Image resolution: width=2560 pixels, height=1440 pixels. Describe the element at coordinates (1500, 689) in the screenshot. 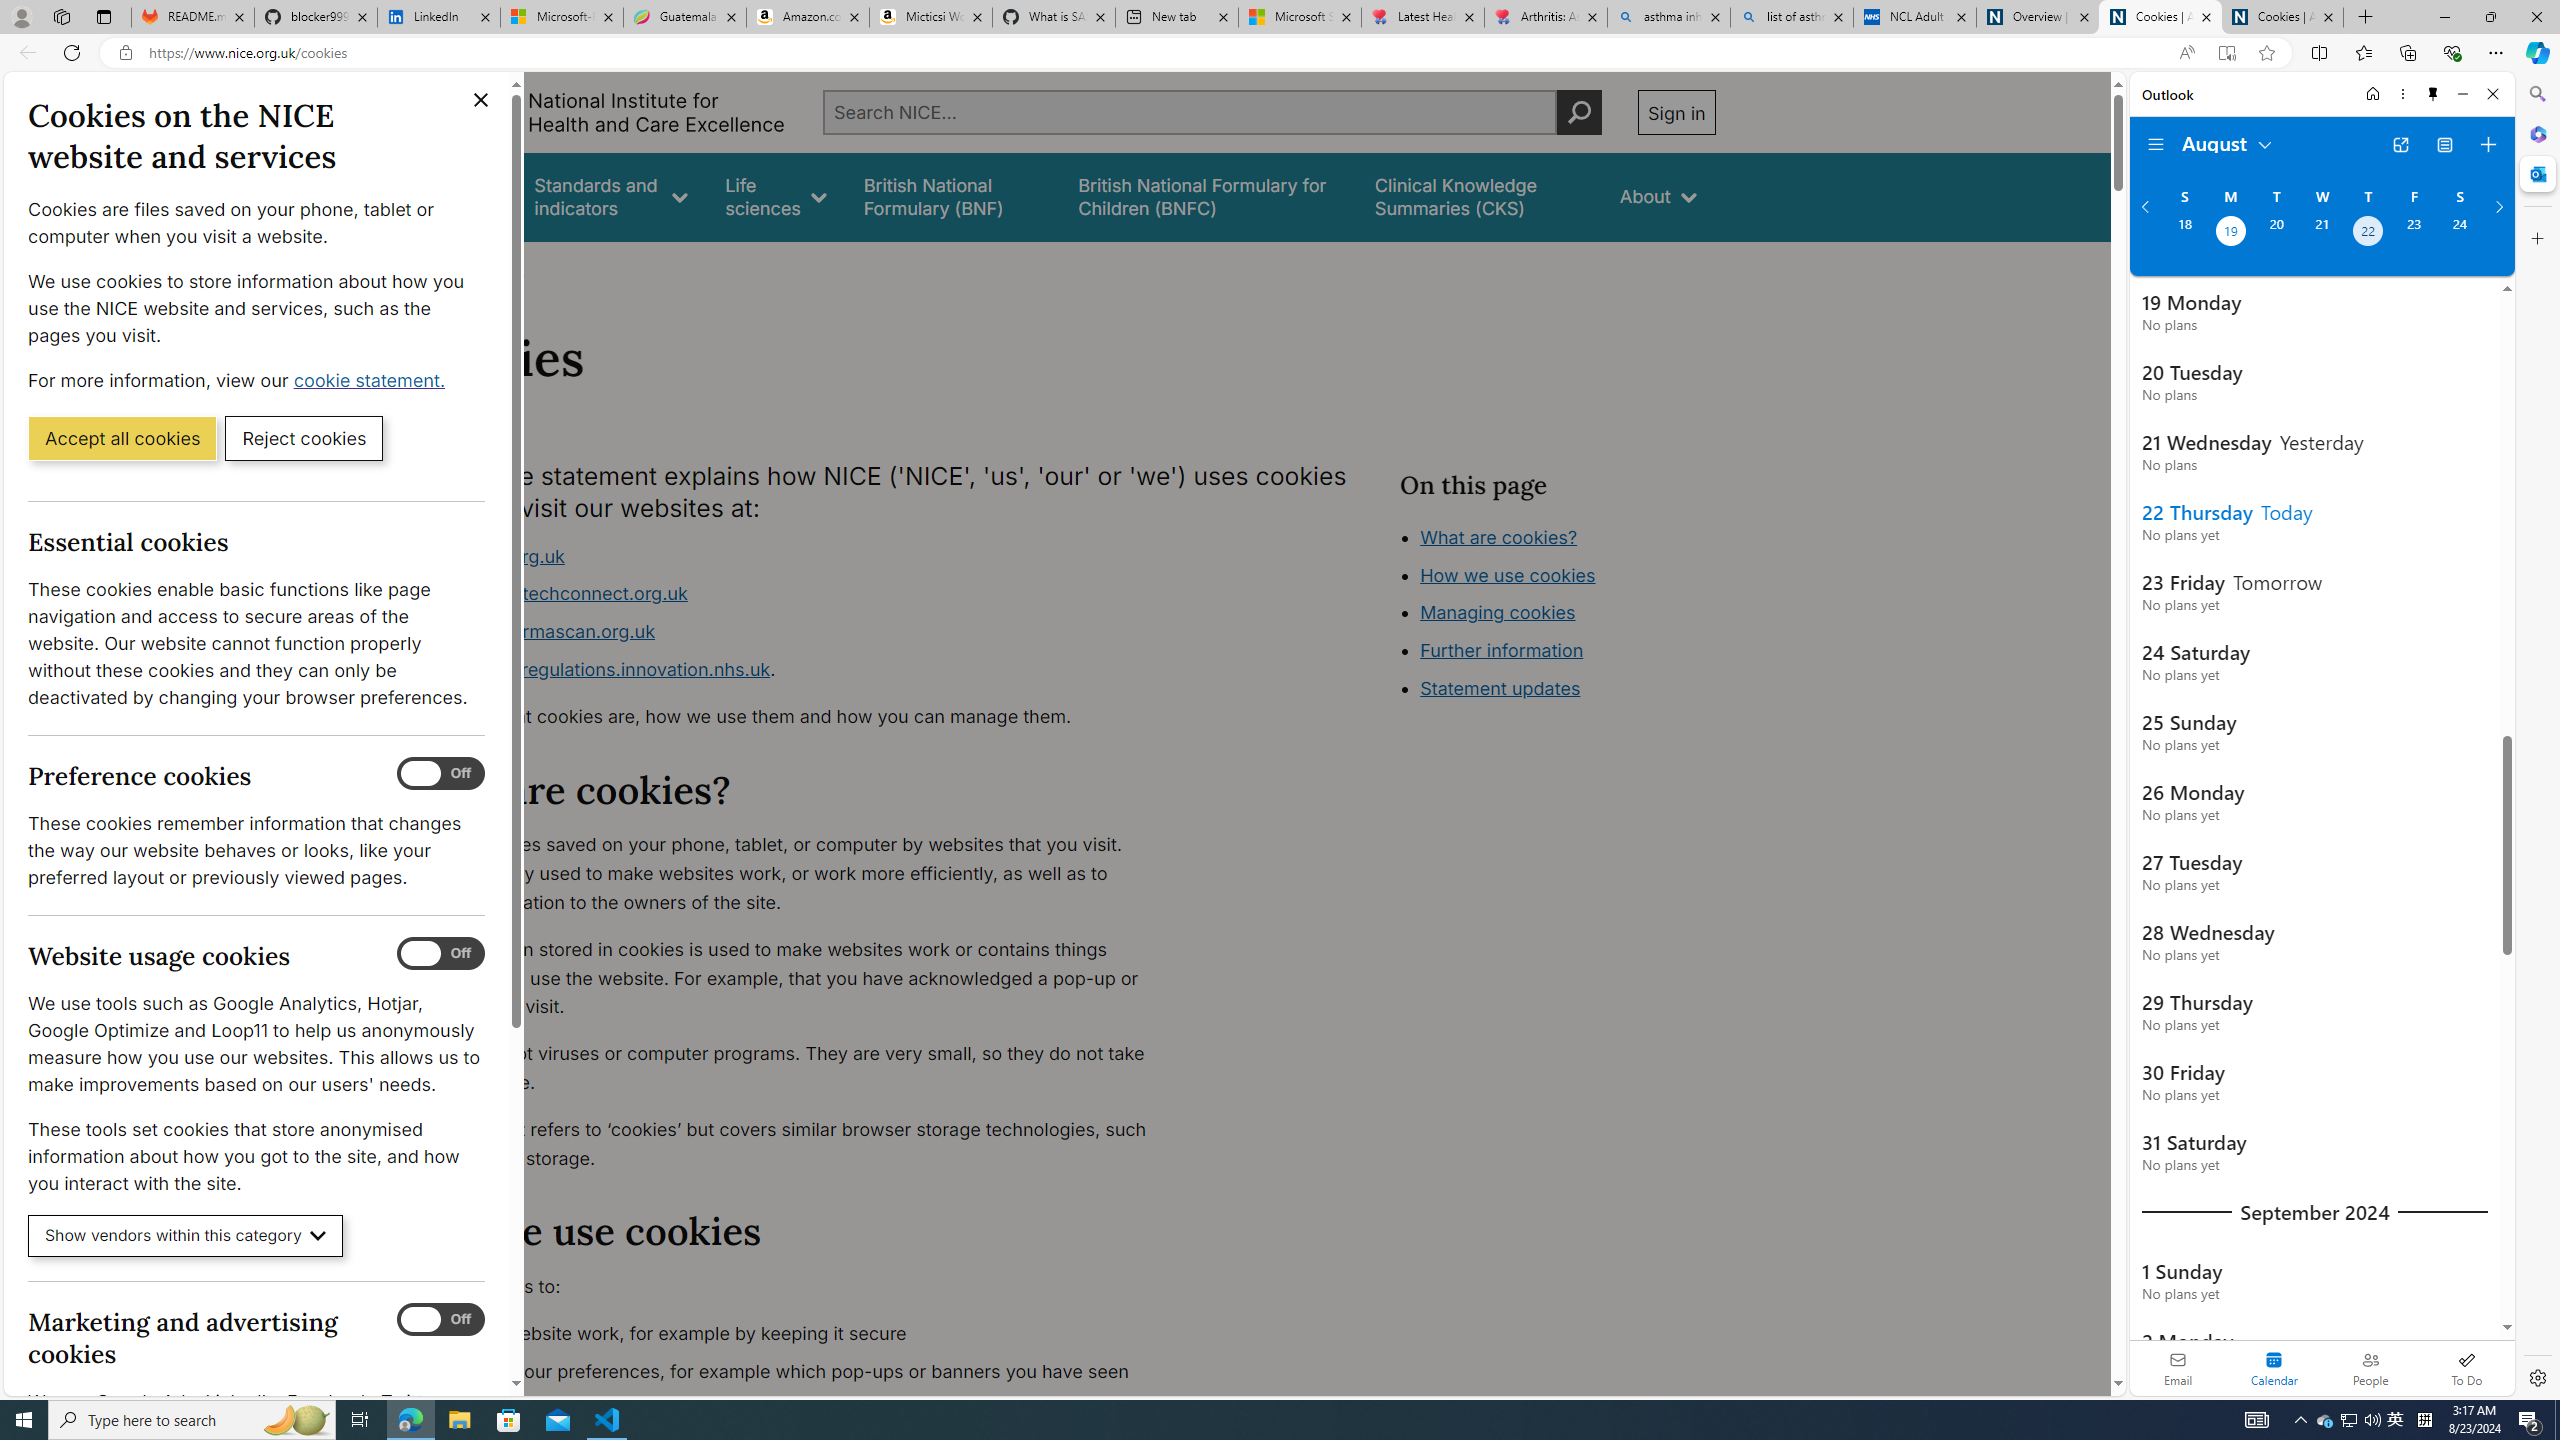

I see `'Statement updates'` at that location.